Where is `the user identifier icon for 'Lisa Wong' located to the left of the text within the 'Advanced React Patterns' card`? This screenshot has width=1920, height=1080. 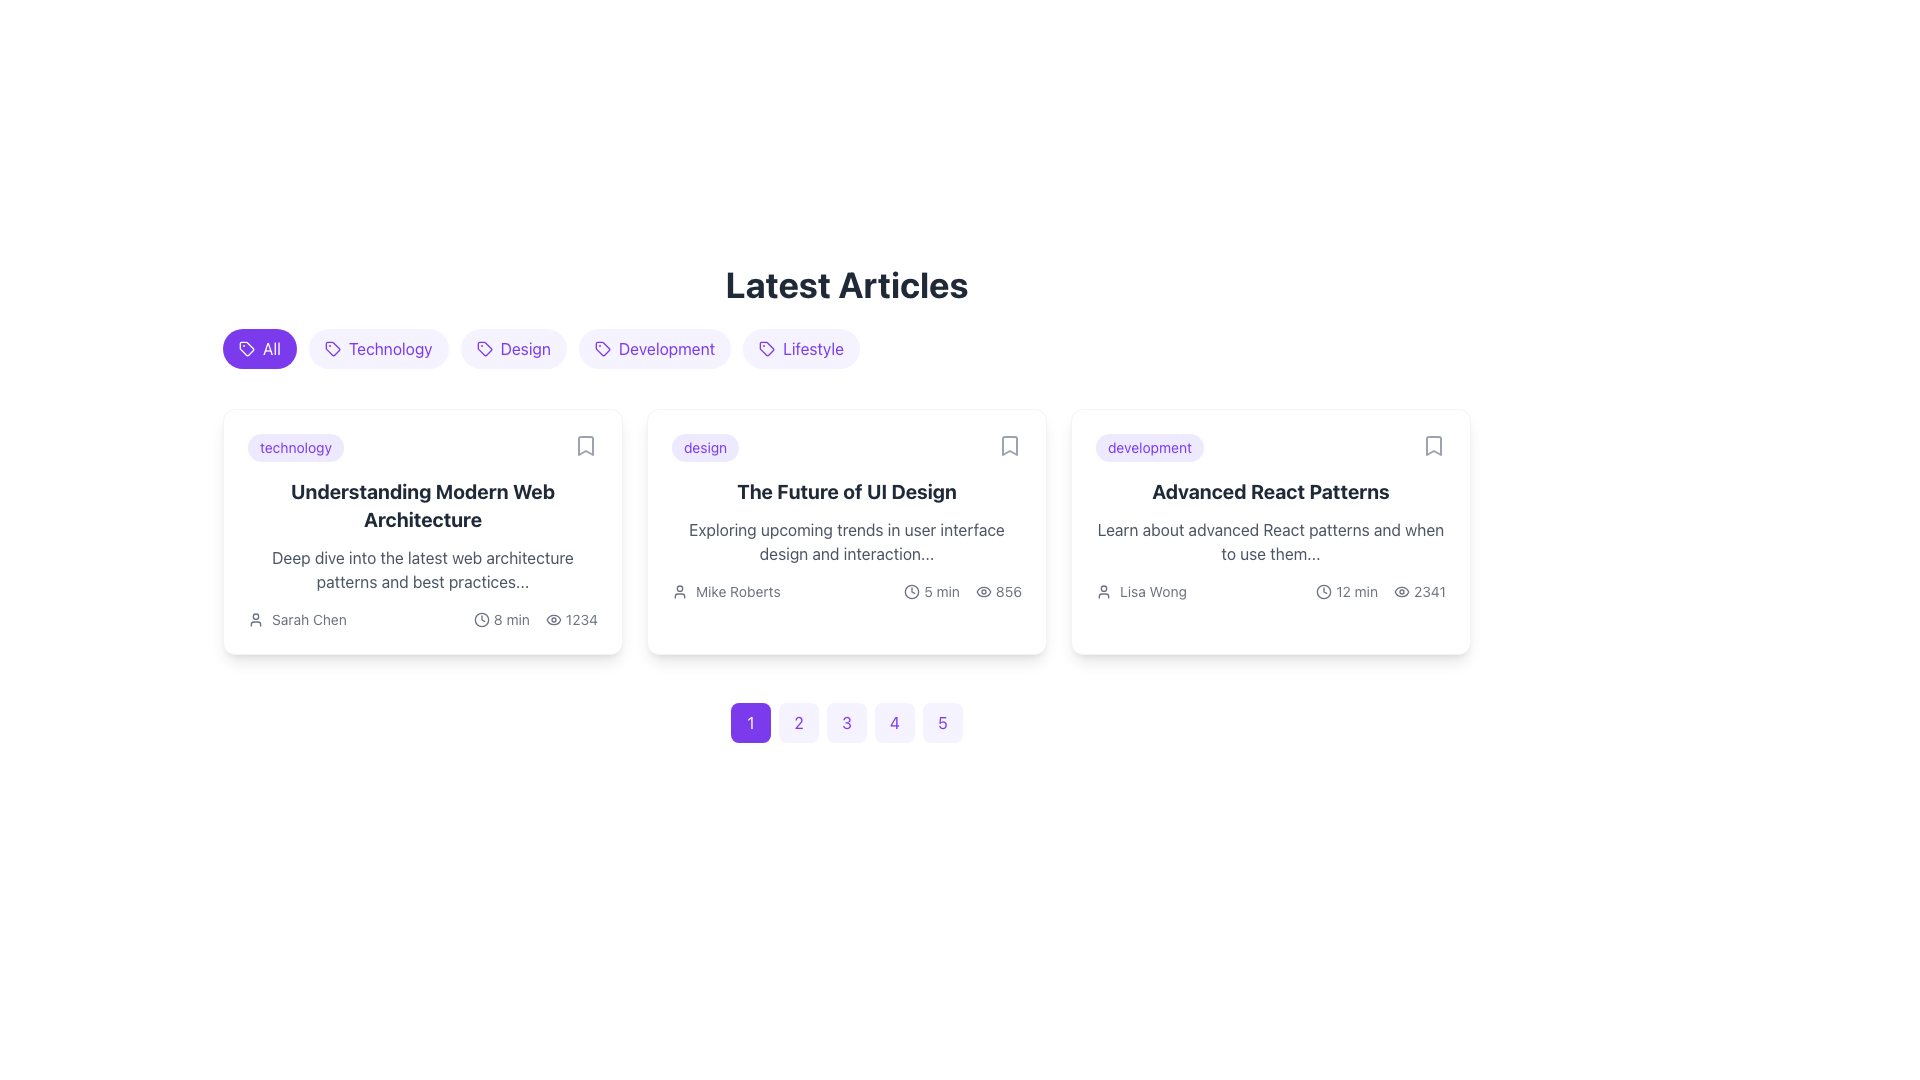 the user identifier icon for 'Lisa Wong' located to the left of the text within the 'Advanced React Patterns' card is located at coordinates (1103, 590).